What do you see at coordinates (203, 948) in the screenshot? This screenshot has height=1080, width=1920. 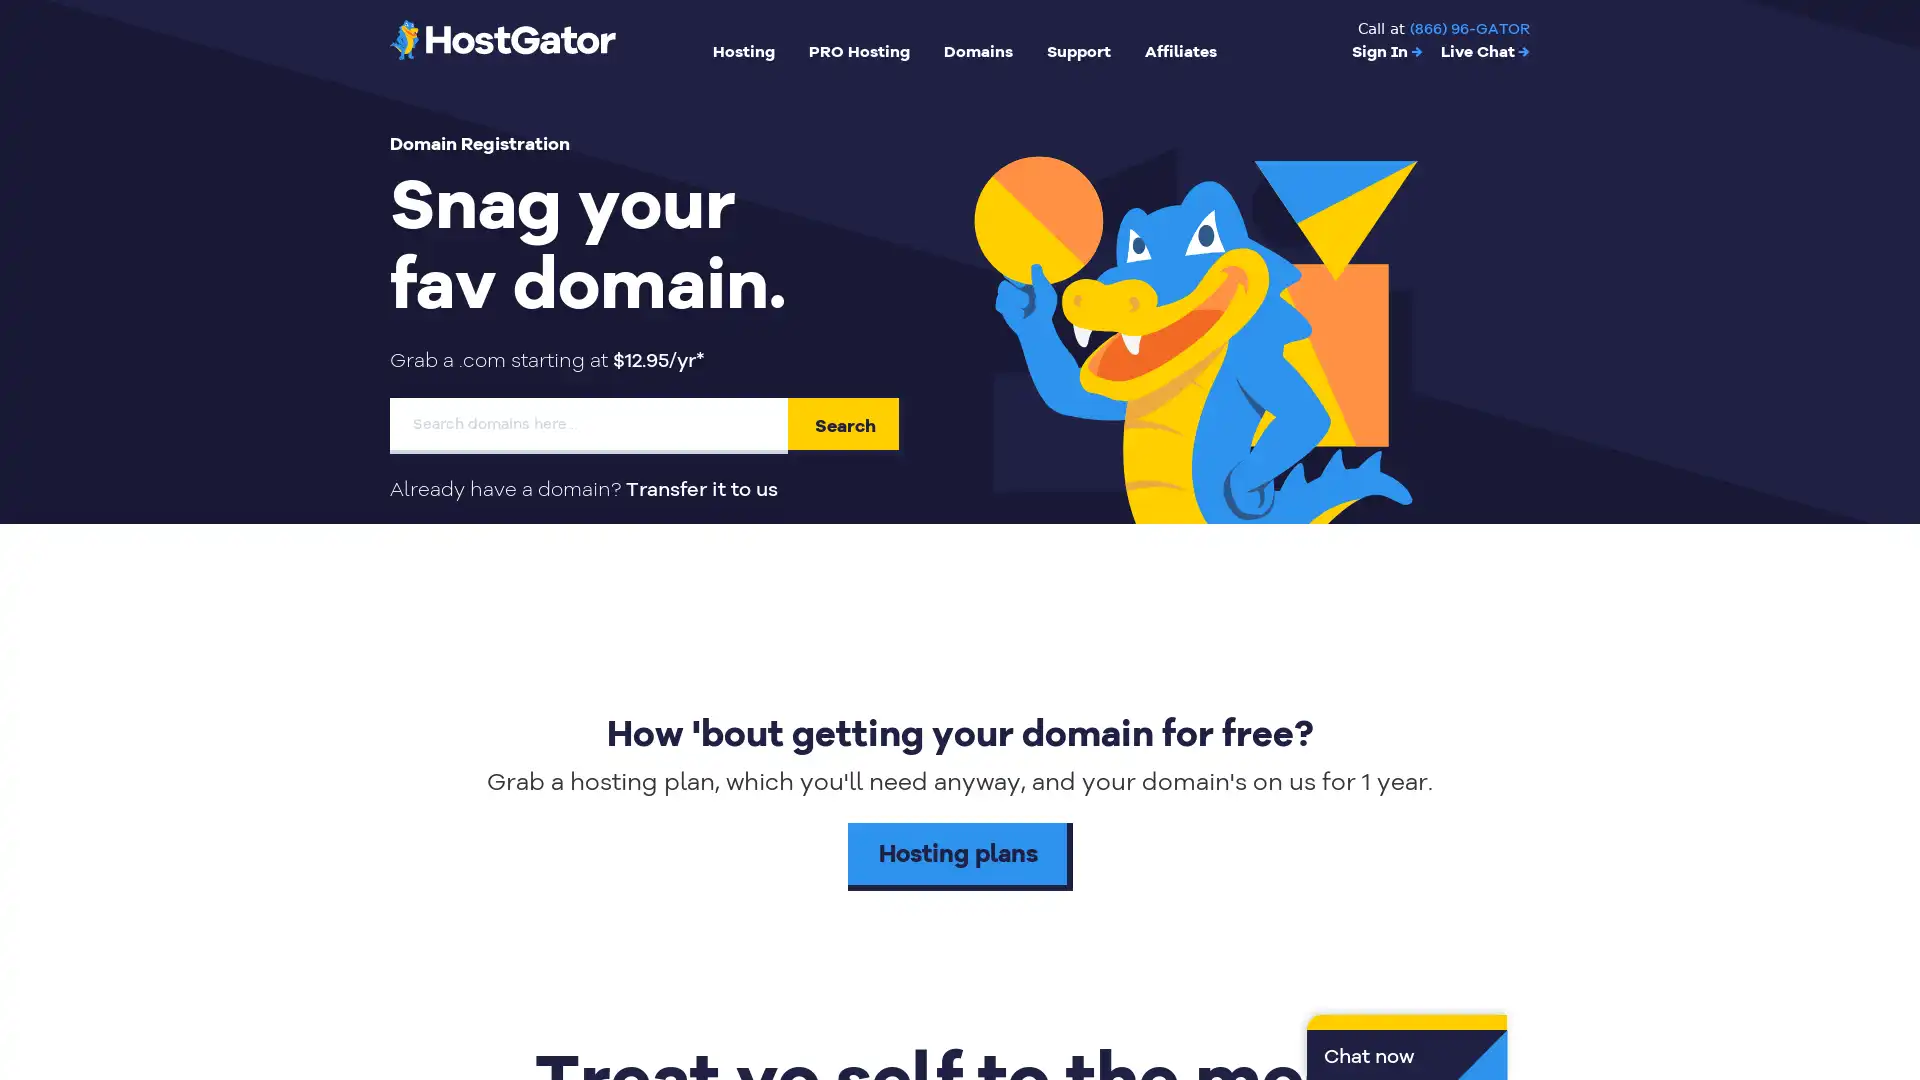 I see `Got It` at bounding box center [203, 948].